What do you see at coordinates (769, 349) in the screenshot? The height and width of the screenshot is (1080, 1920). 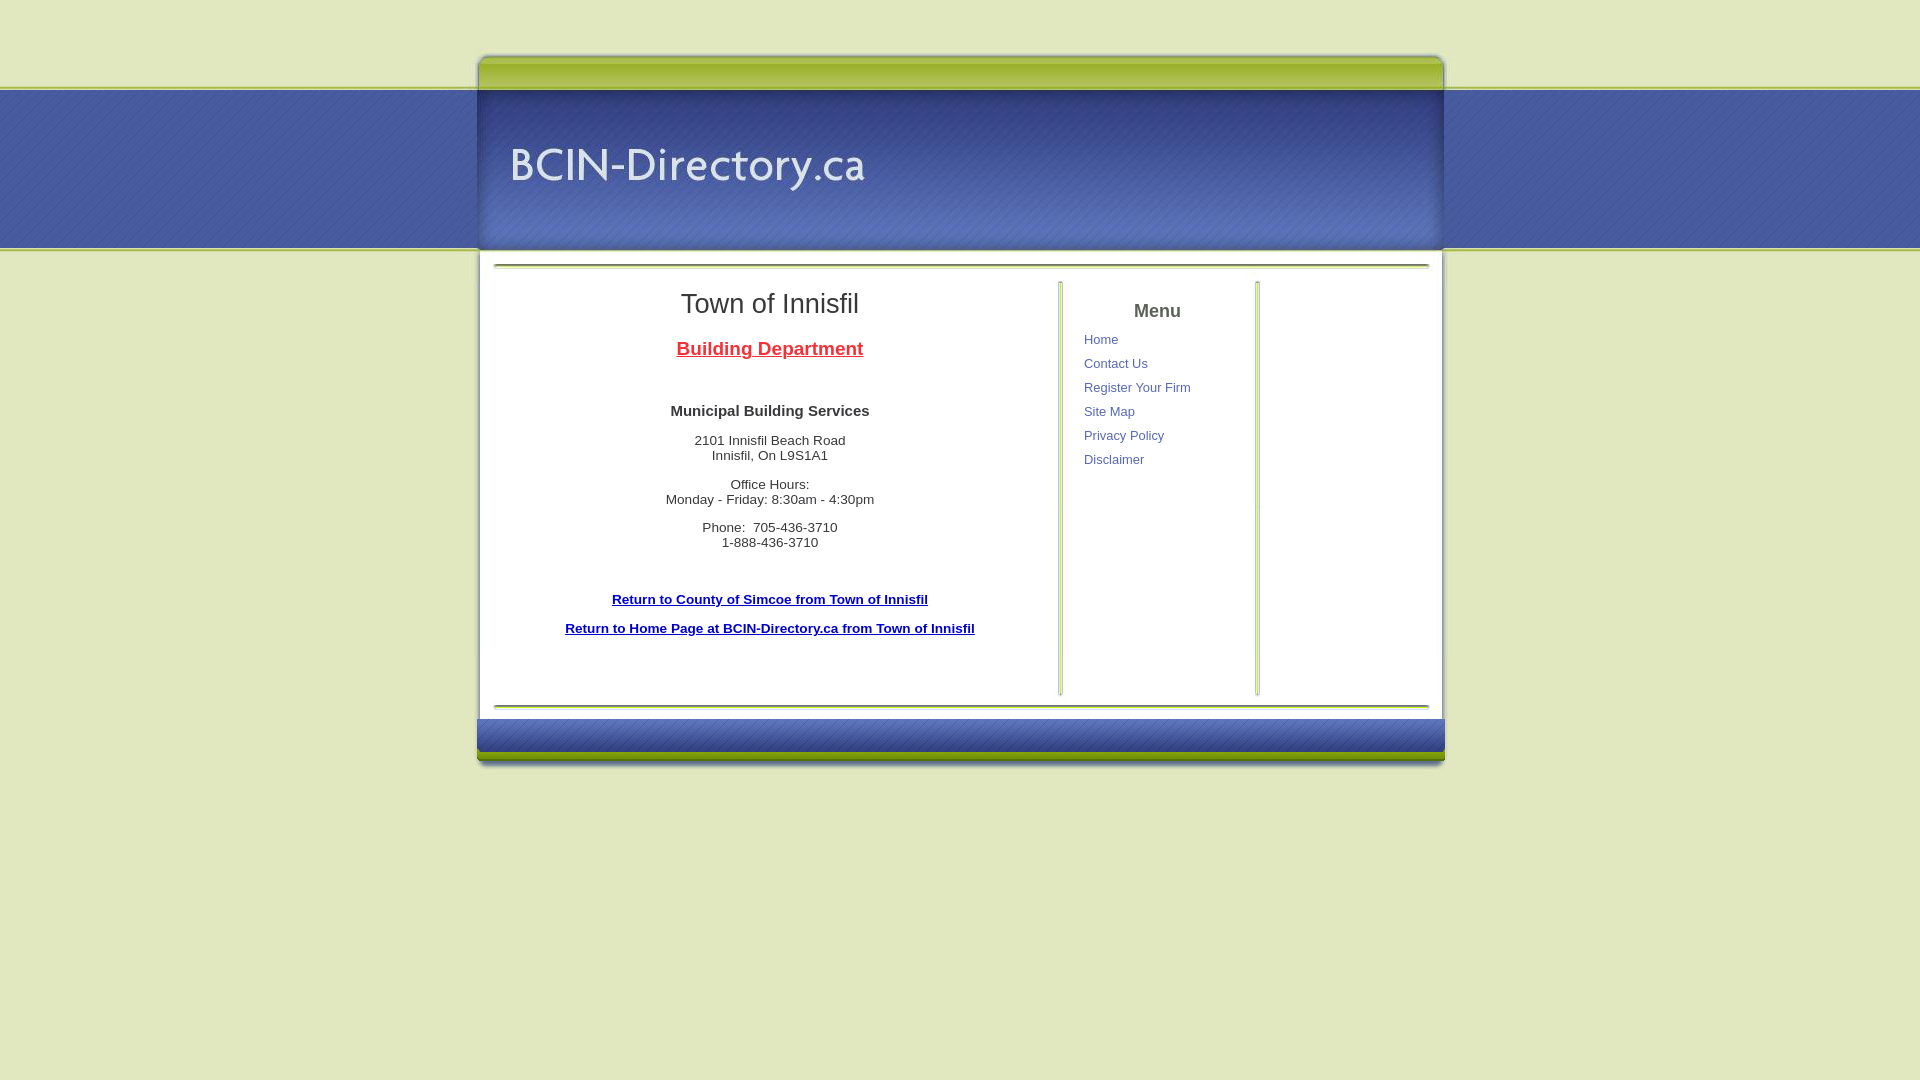 I see `'Building Department'` at bounding box center [769, 349].